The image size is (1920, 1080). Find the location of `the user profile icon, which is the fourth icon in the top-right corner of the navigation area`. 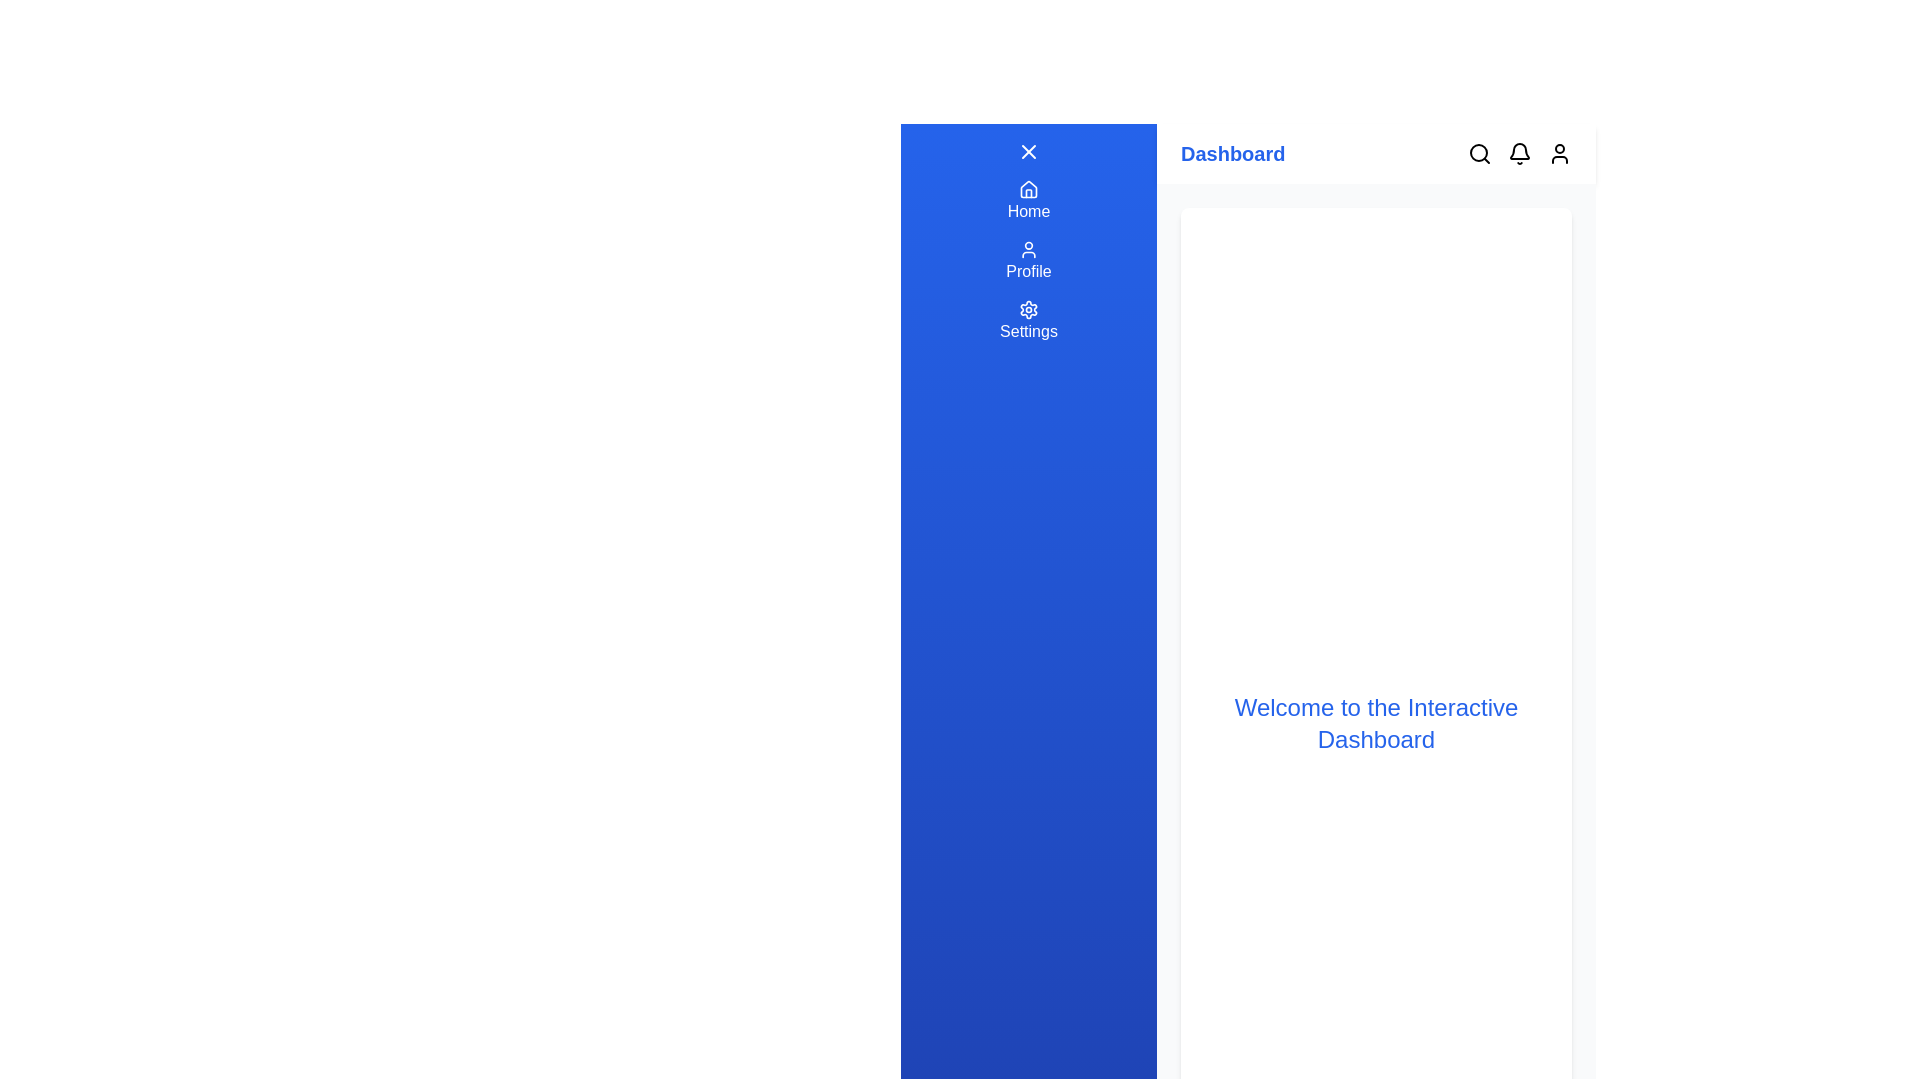

the user profile icon, which is the fourth icon in the top-right corner of the navigation area is located at coordinates (1559, 153).